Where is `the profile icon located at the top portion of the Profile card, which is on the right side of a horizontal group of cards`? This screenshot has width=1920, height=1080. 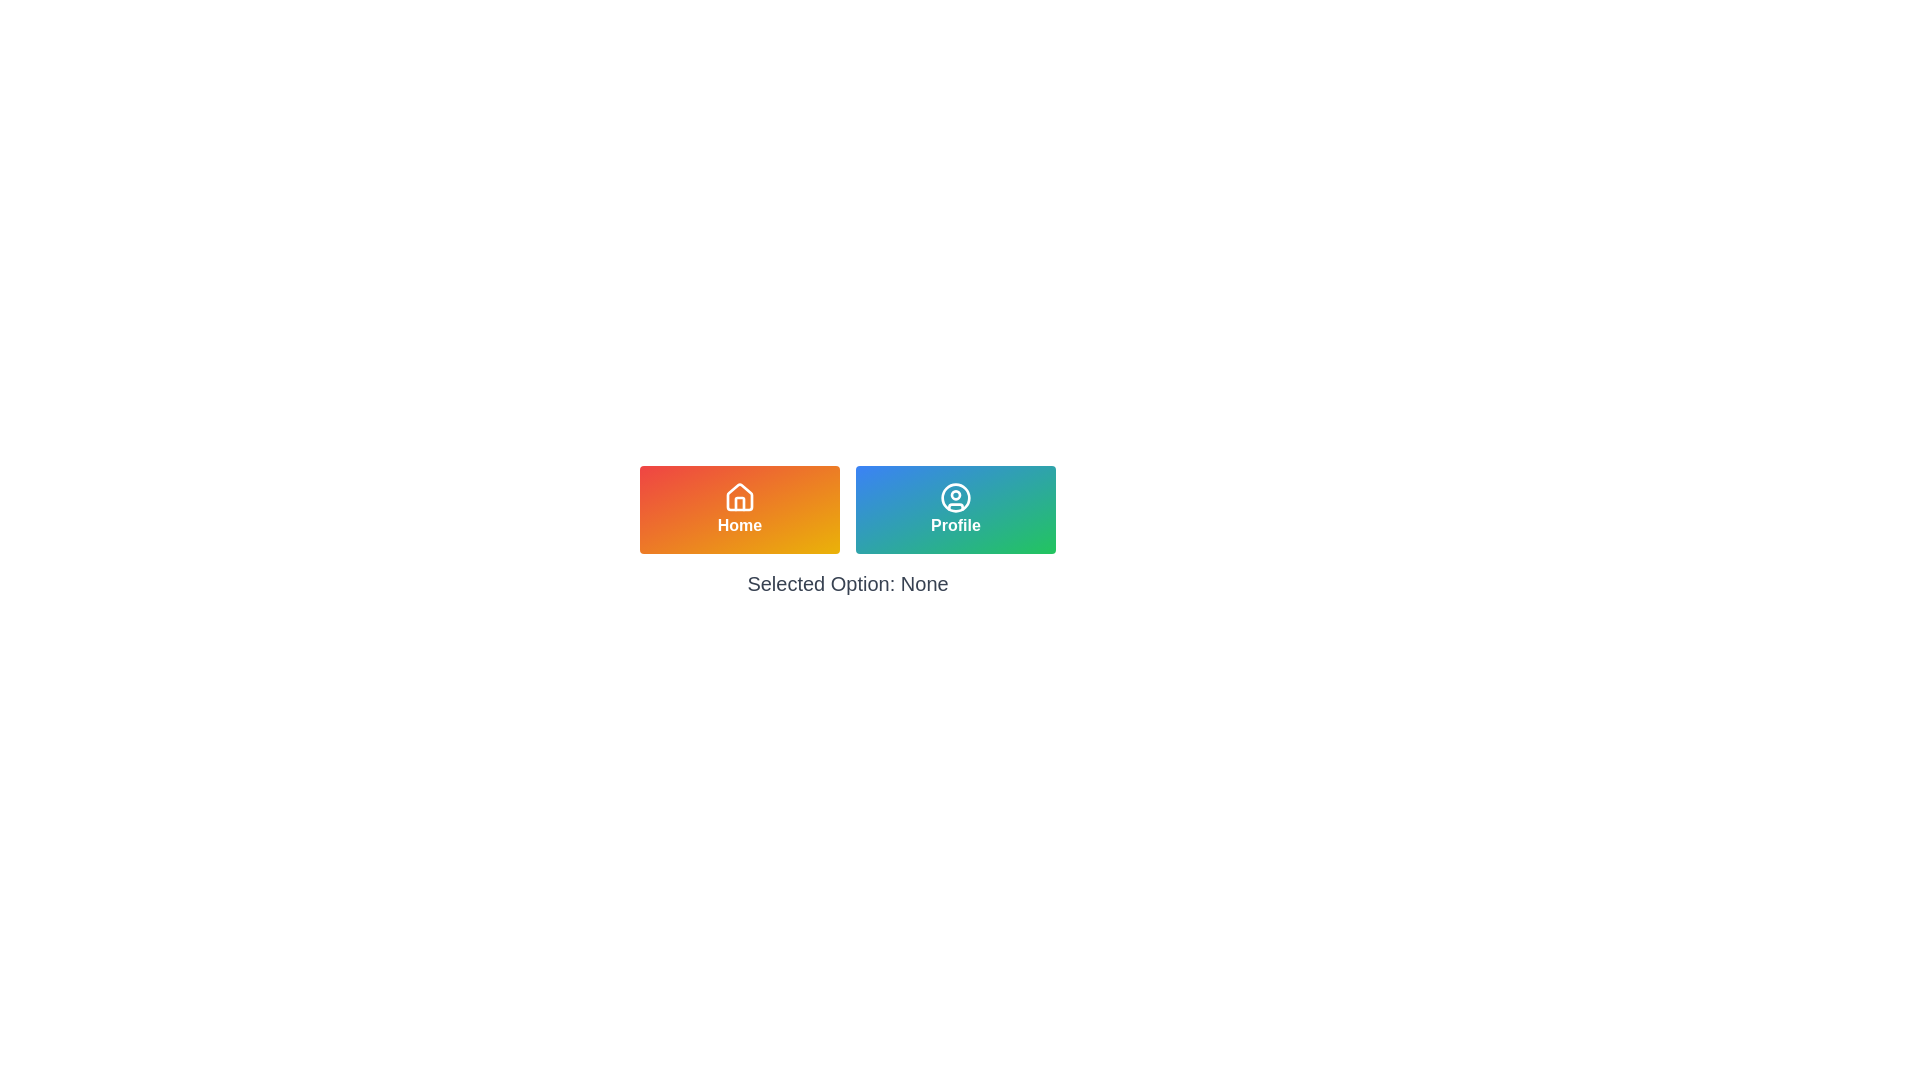 the profile icon located at the top portion of the Profile card, which is on the right side of a horizontal group of cards is located at coordinates (954, 496).